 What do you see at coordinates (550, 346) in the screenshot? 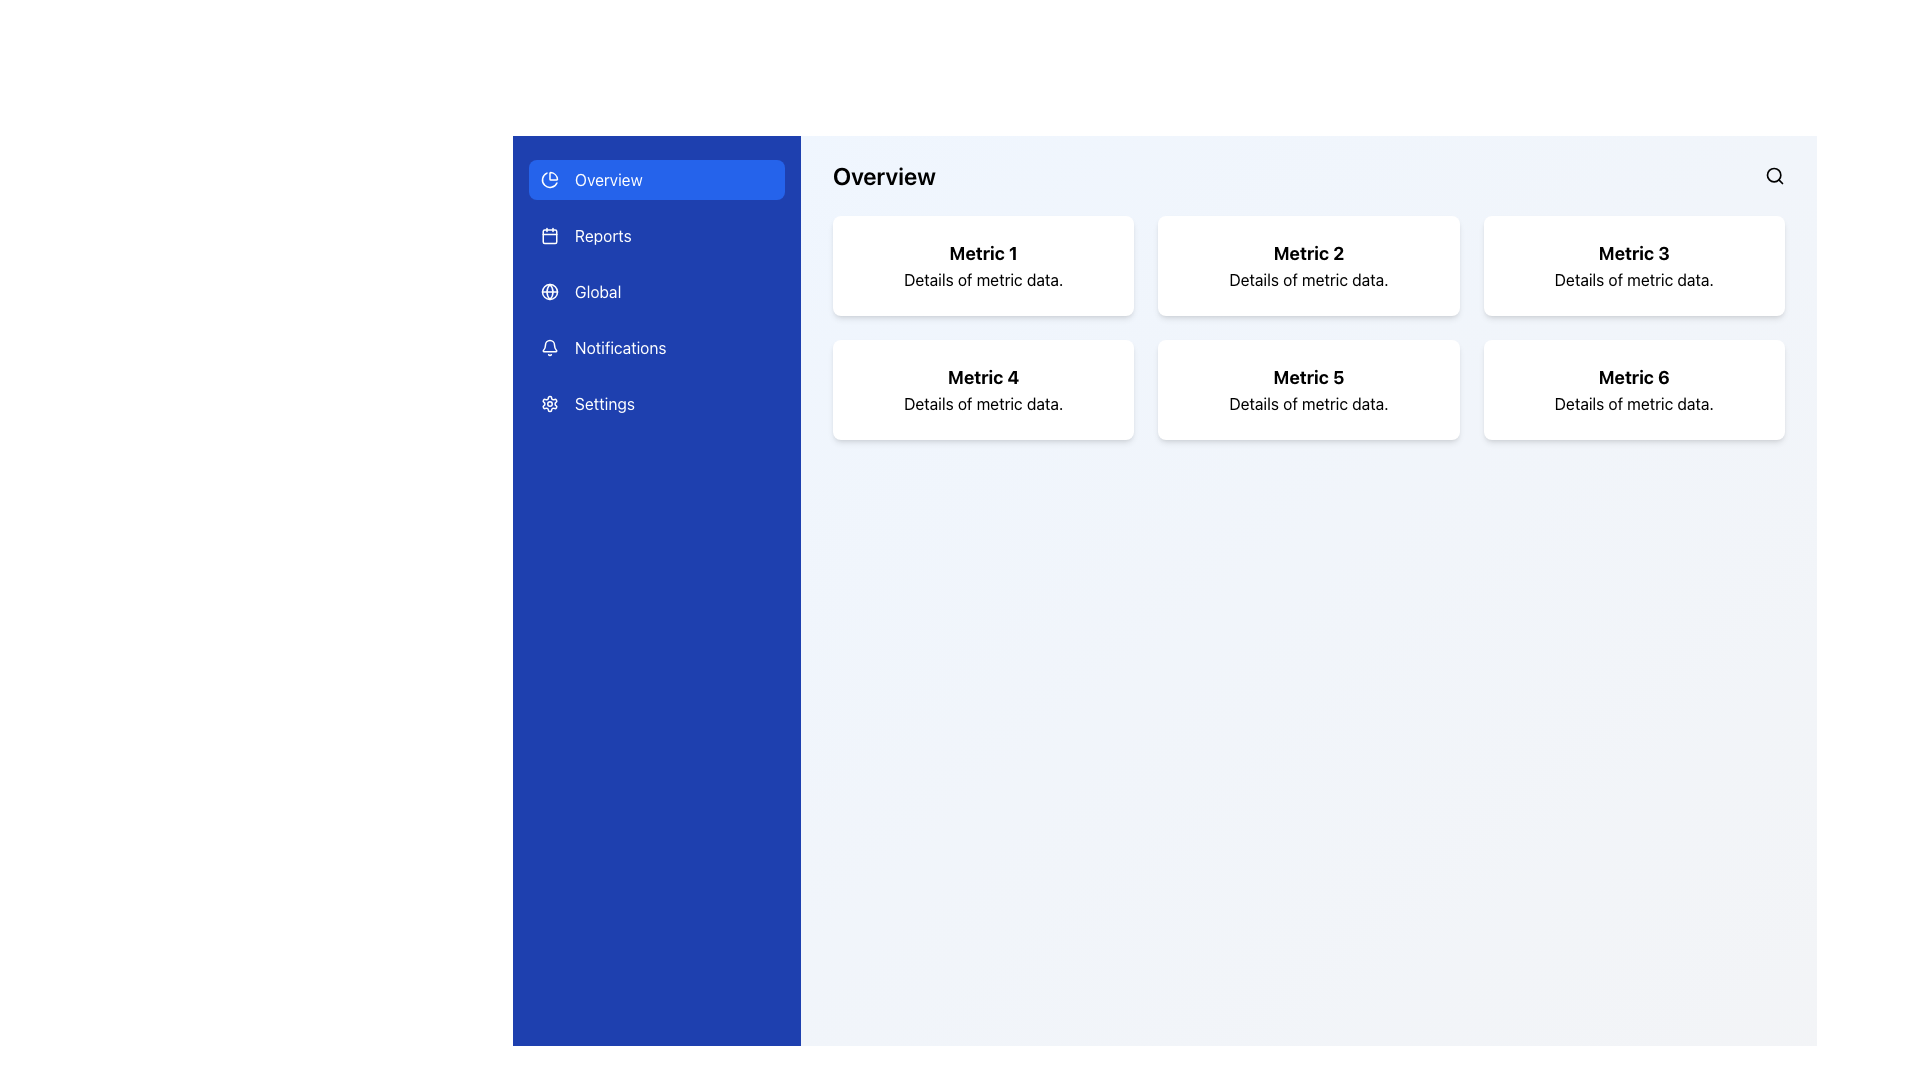
I see `the bell icon, which is a minimalist outline design in white on a blue background, located in the left navigation panel under the 'Notifications' menu option` at bounding box center [550, 346].